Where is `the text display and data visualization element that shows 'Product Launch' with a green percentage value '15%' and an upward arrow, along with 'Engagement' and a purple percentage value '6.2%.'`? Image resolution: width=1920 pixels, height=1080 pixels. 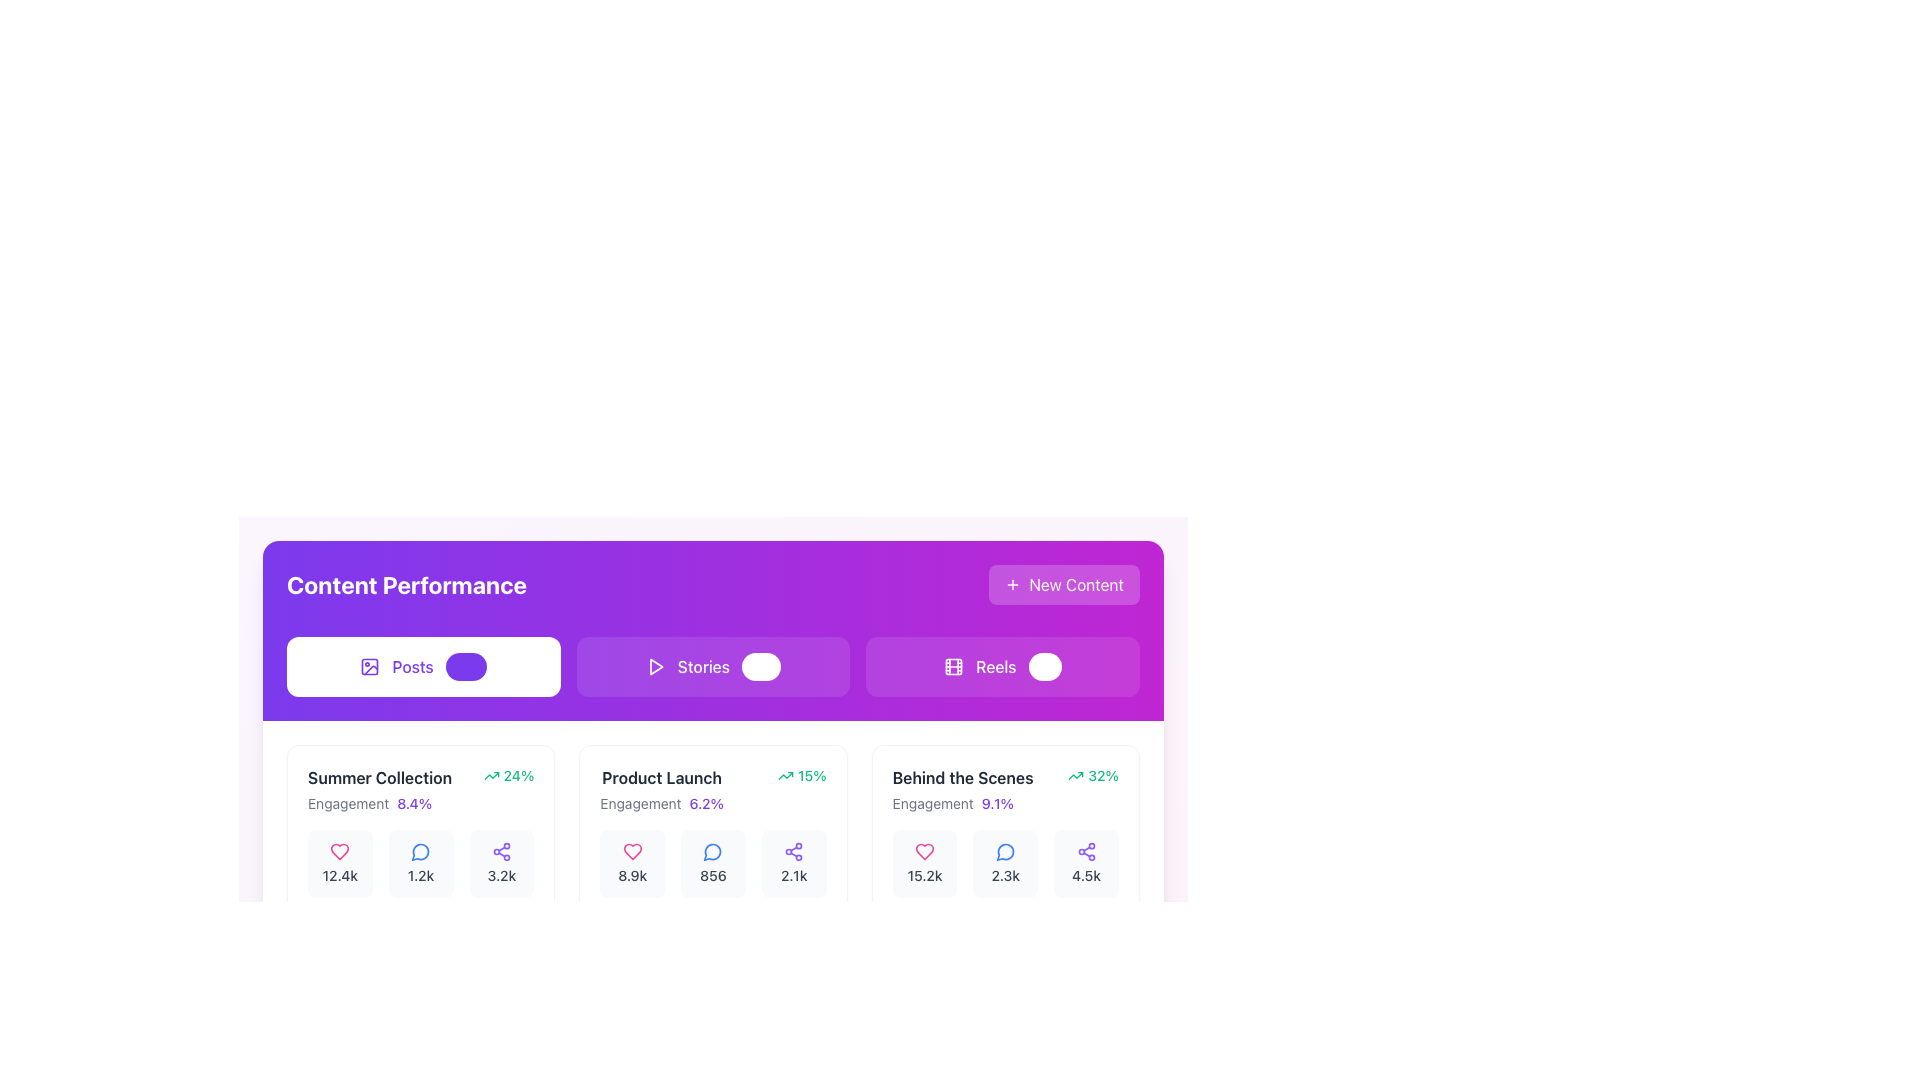 the text display and data visualization element that shows 'Product Launch' with a green percentage value '15%' and an upward arrow, along with 'Engagement' and a purple percentage value '6.2%.' is located at coordinates (713, 789).